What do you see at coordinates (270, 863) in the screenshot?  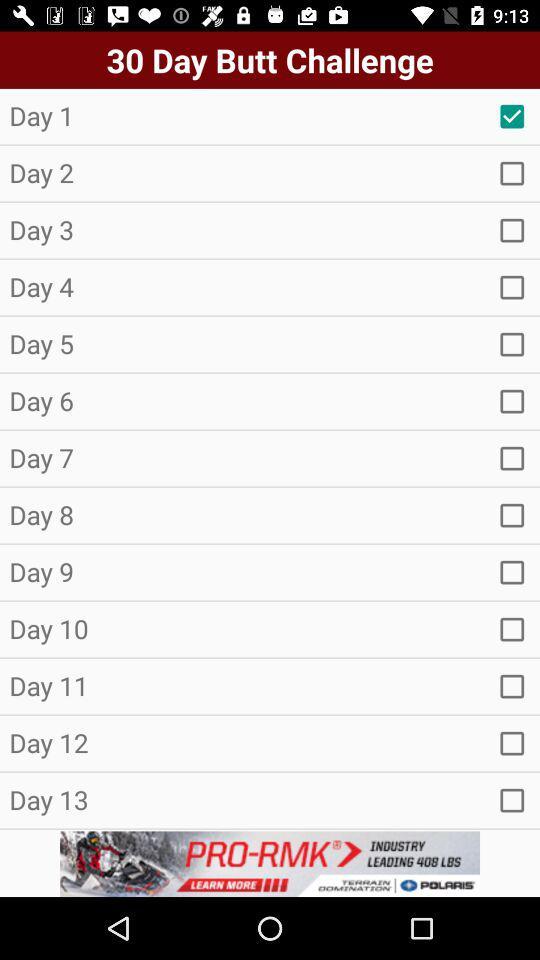 I see `open the advertisements` at bounding box center [270, 863].